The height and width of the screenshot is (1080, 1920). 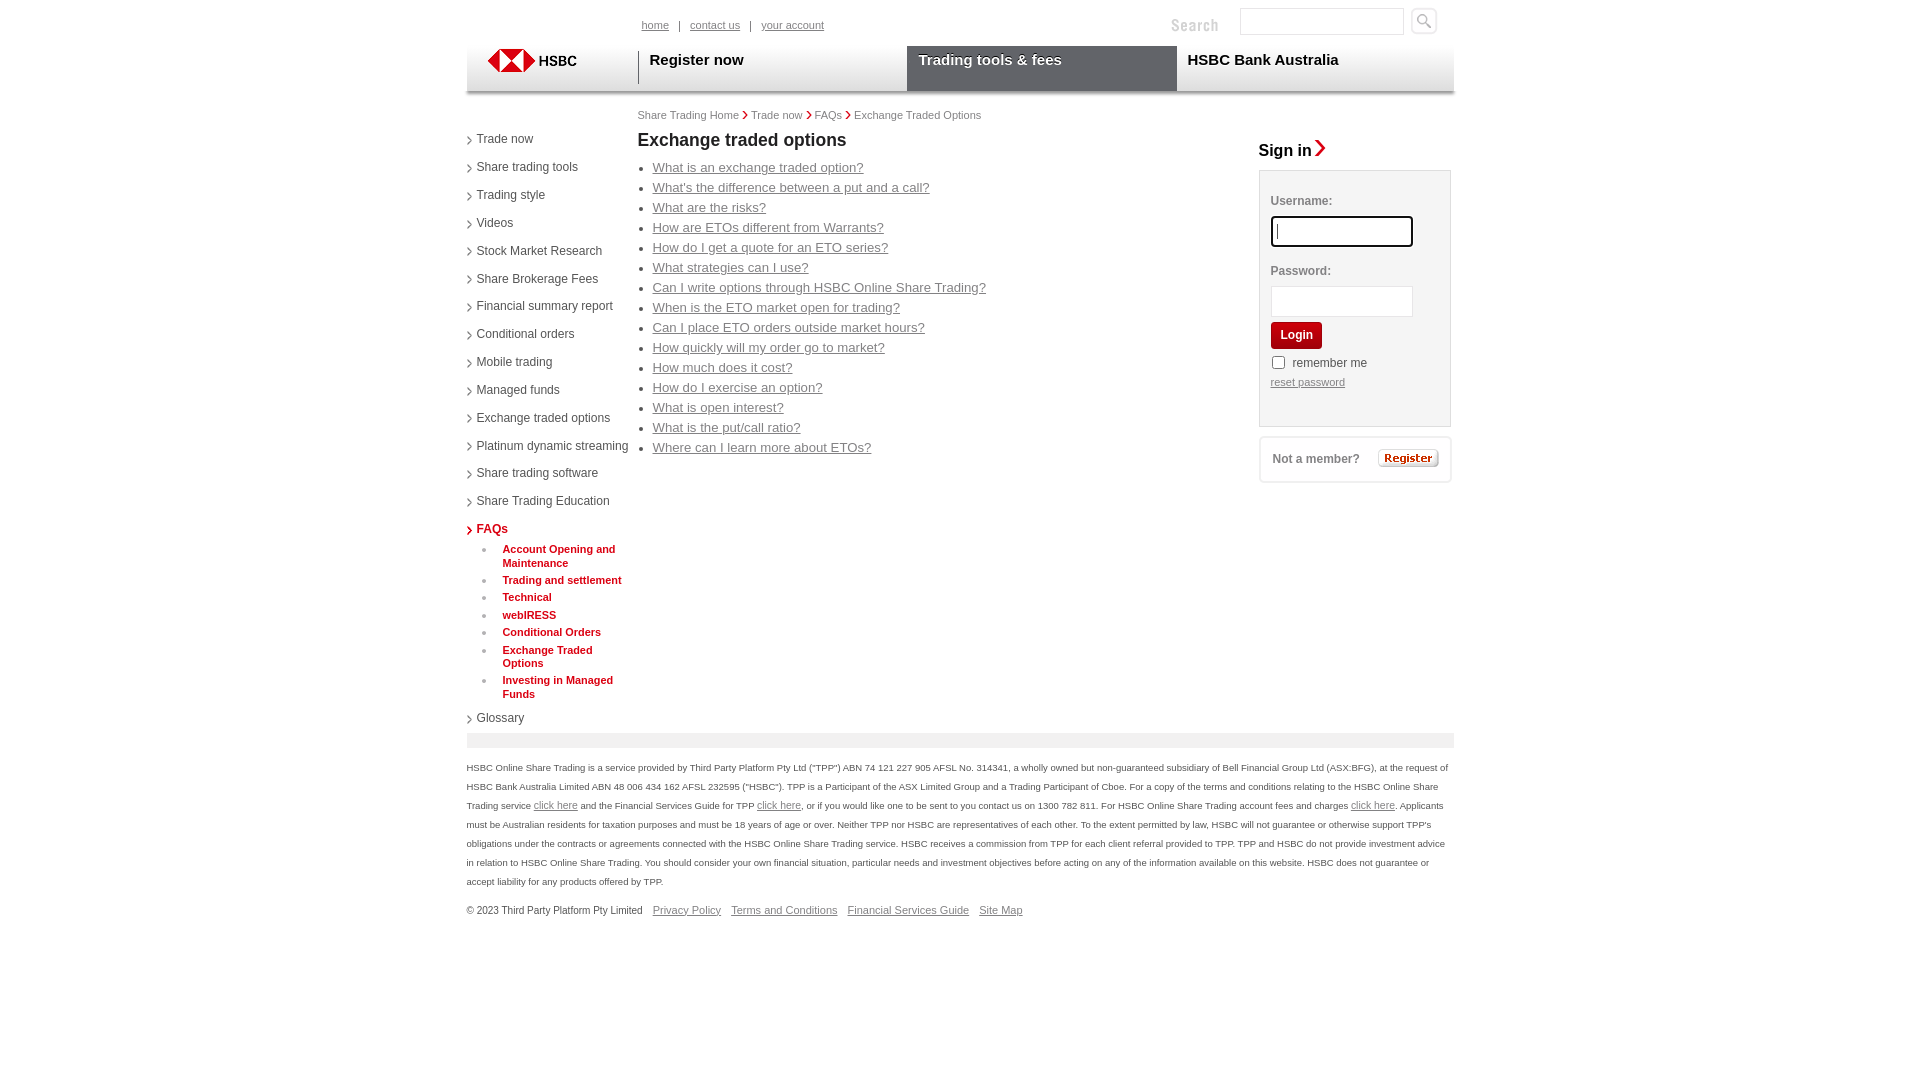 I want to click on 'How much does it cost?', so click(x=720, y=367).